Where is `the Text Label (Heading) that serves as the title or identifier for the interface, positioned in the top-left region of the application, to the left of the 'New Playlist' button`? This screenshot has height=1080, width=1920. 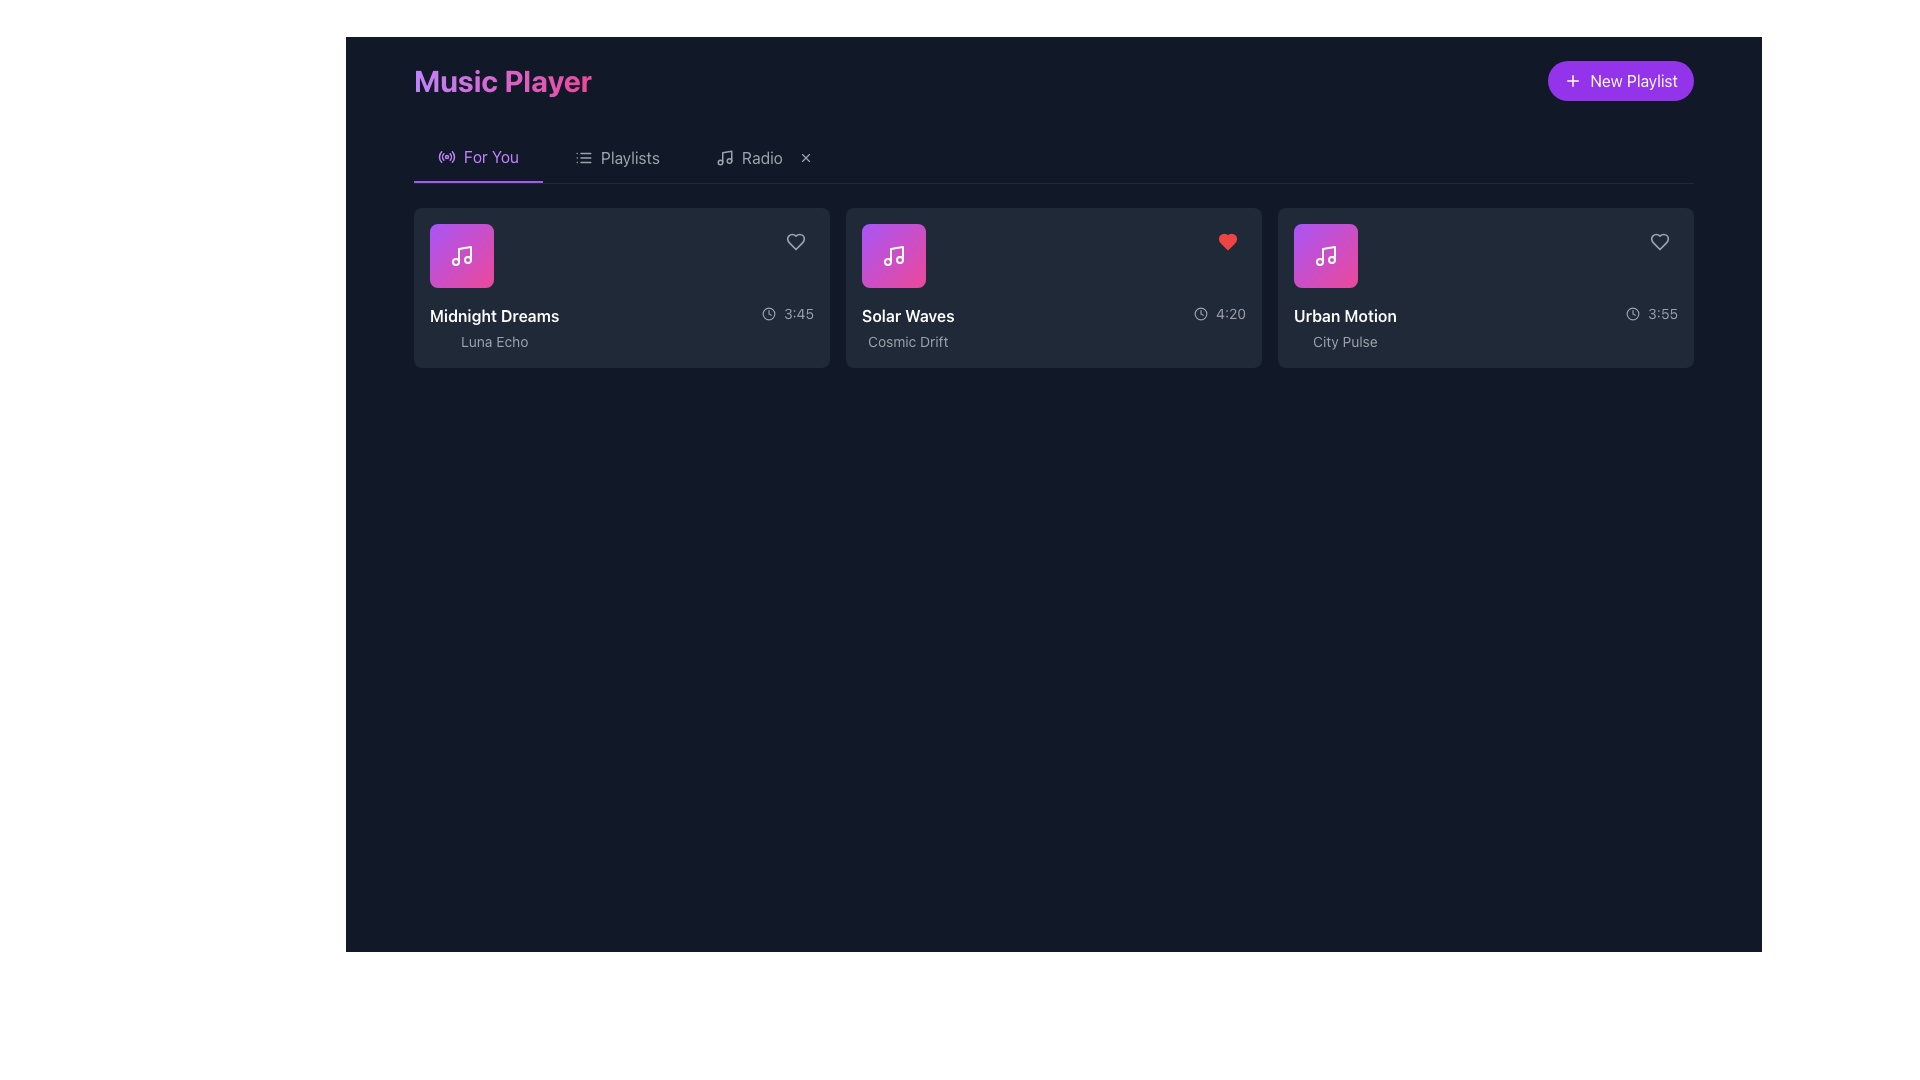
the Text Label (Heading) that serves as the title or identifier for the interface, positioned in the top-left region of the application, to the left of the 'New Playlist' button is located at coordinates (503, 80).